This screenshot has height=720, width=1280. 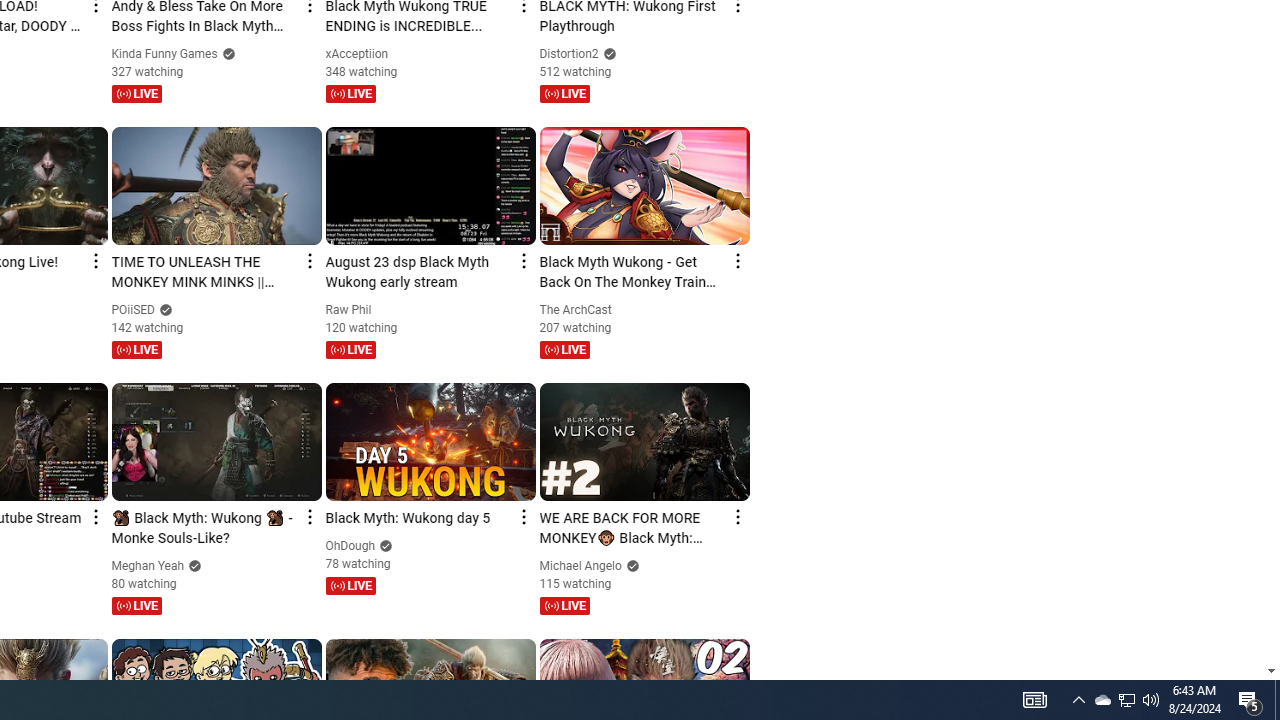 What do you see at coordinates (133, 309) in the screenshot?
I see `'POiiSED'` at bounding box center [133, 309].